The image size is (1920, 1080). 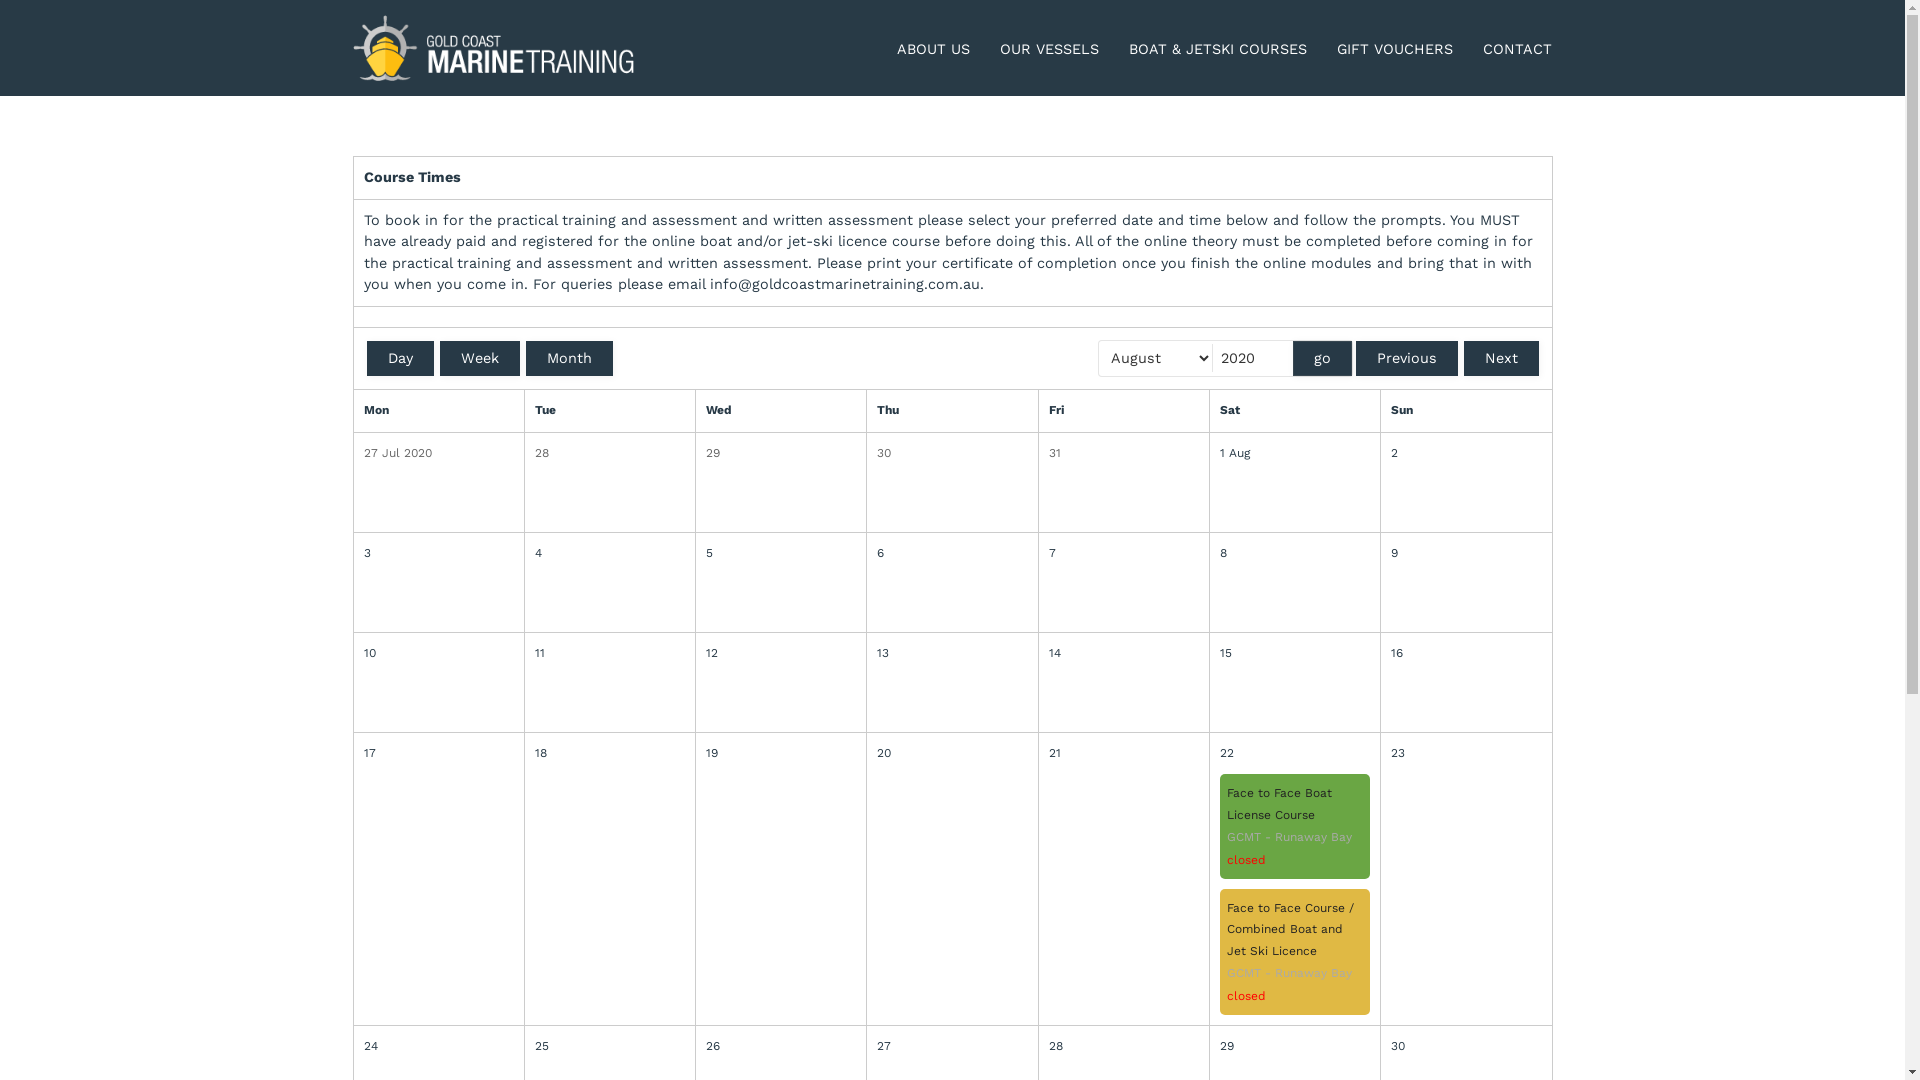 I want to click on '15', so click(x=1295, y=654).